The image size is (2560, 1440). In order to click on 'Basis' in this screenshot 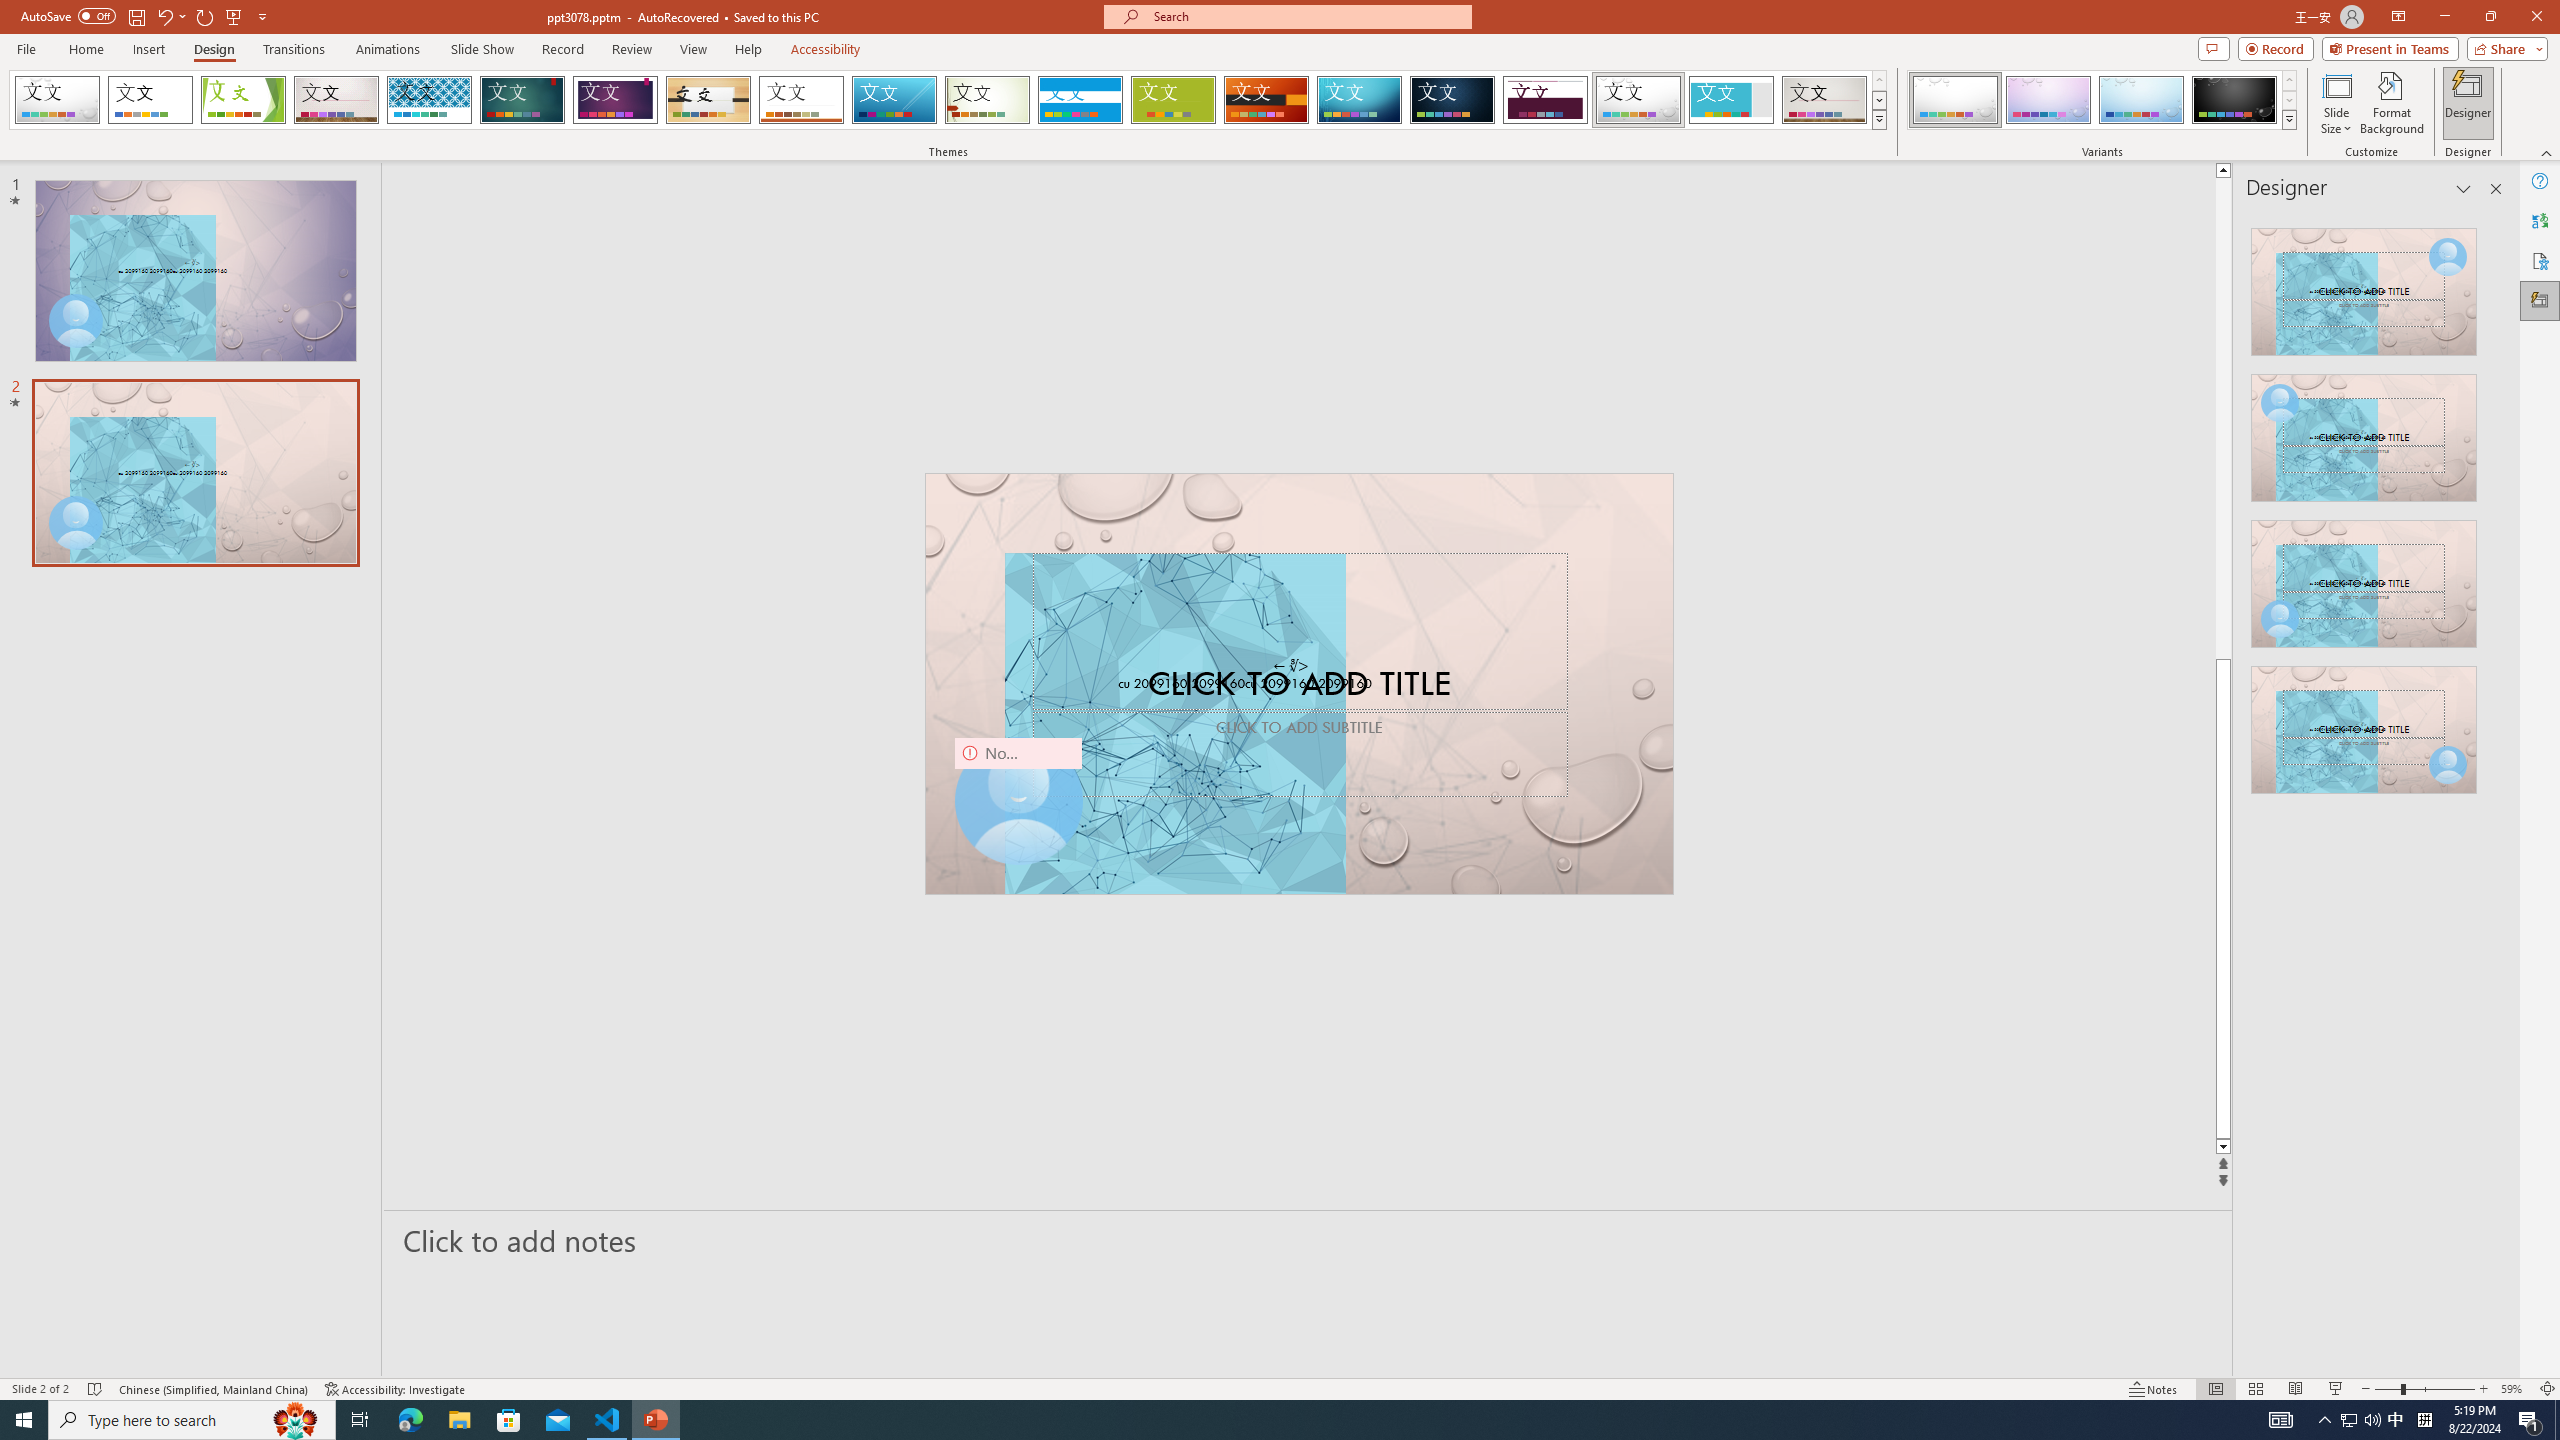, I will do `click(1173, 99)`.